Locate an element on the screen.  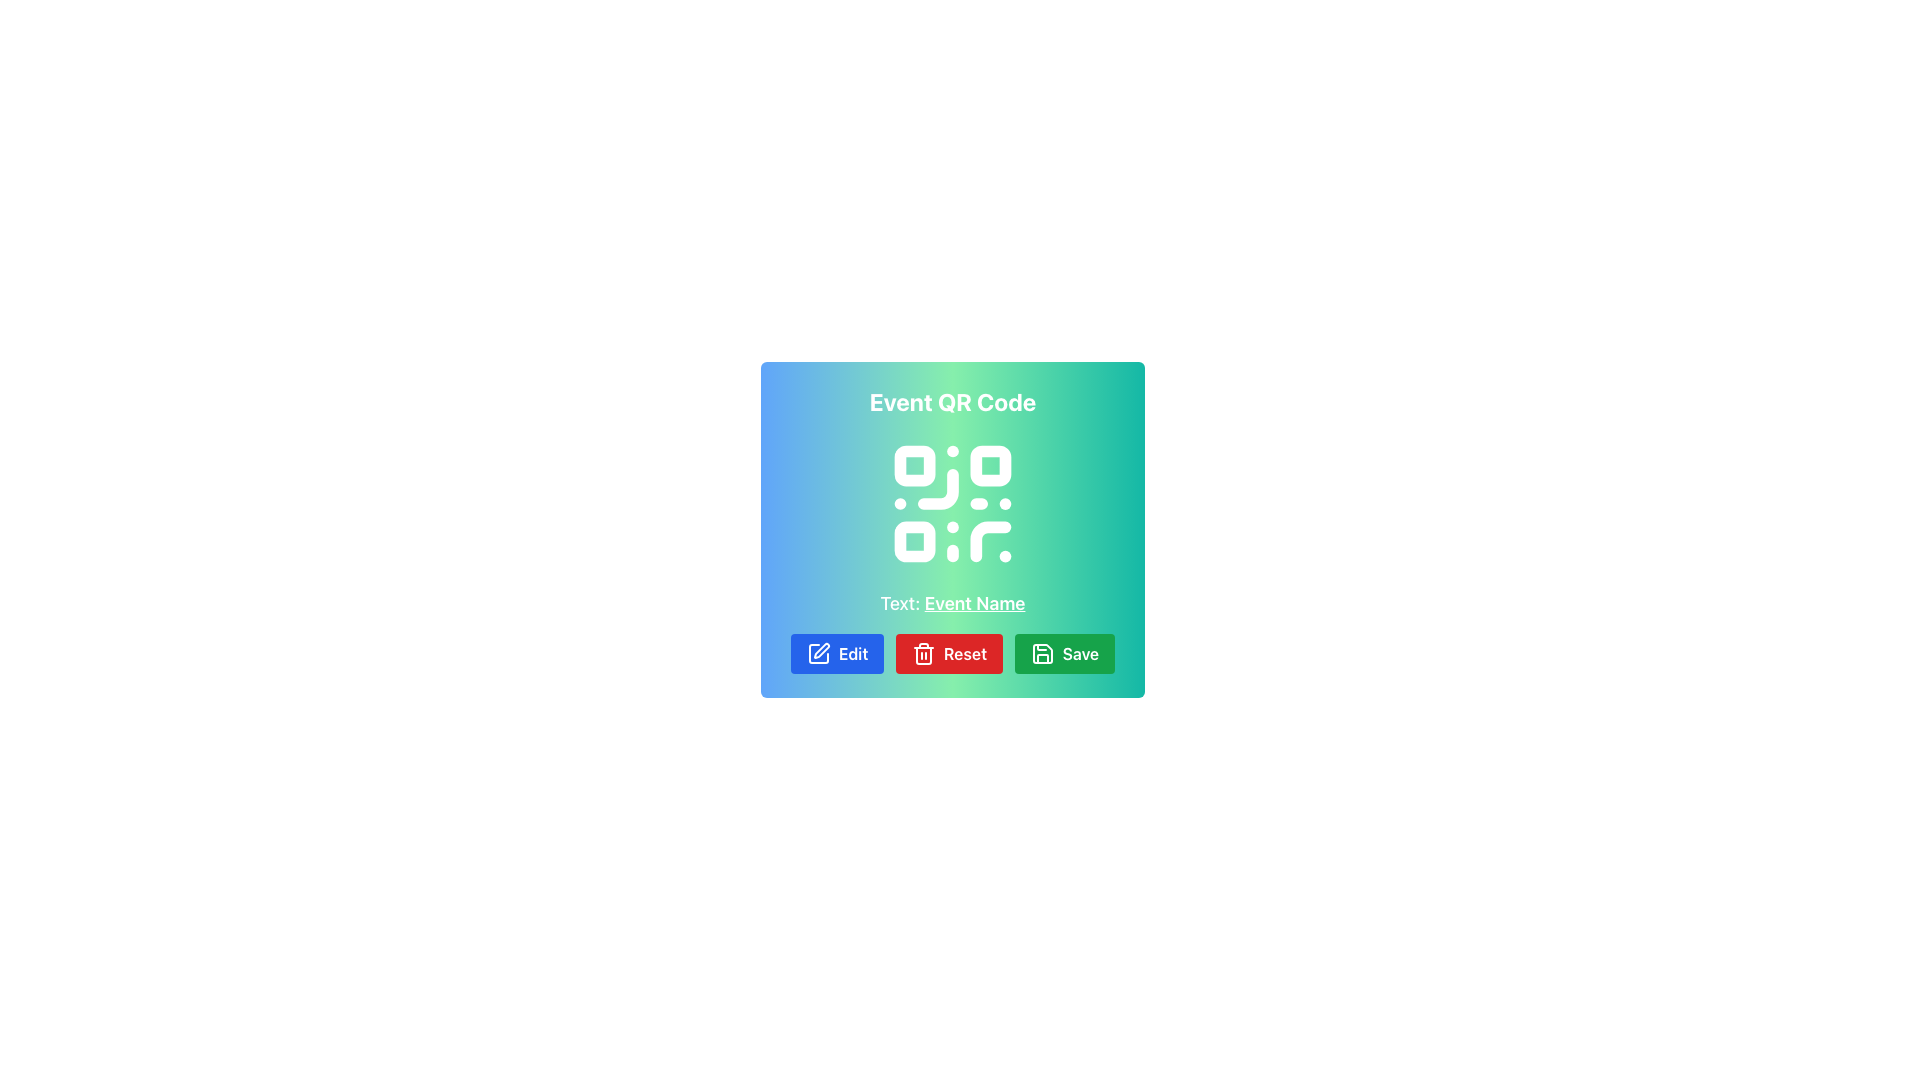
the header element displaying 'Event QR Code', which is styled in bold white font against a gradient background and is centrally aligned at the top of a card interface is located at coordinates (952, 401).